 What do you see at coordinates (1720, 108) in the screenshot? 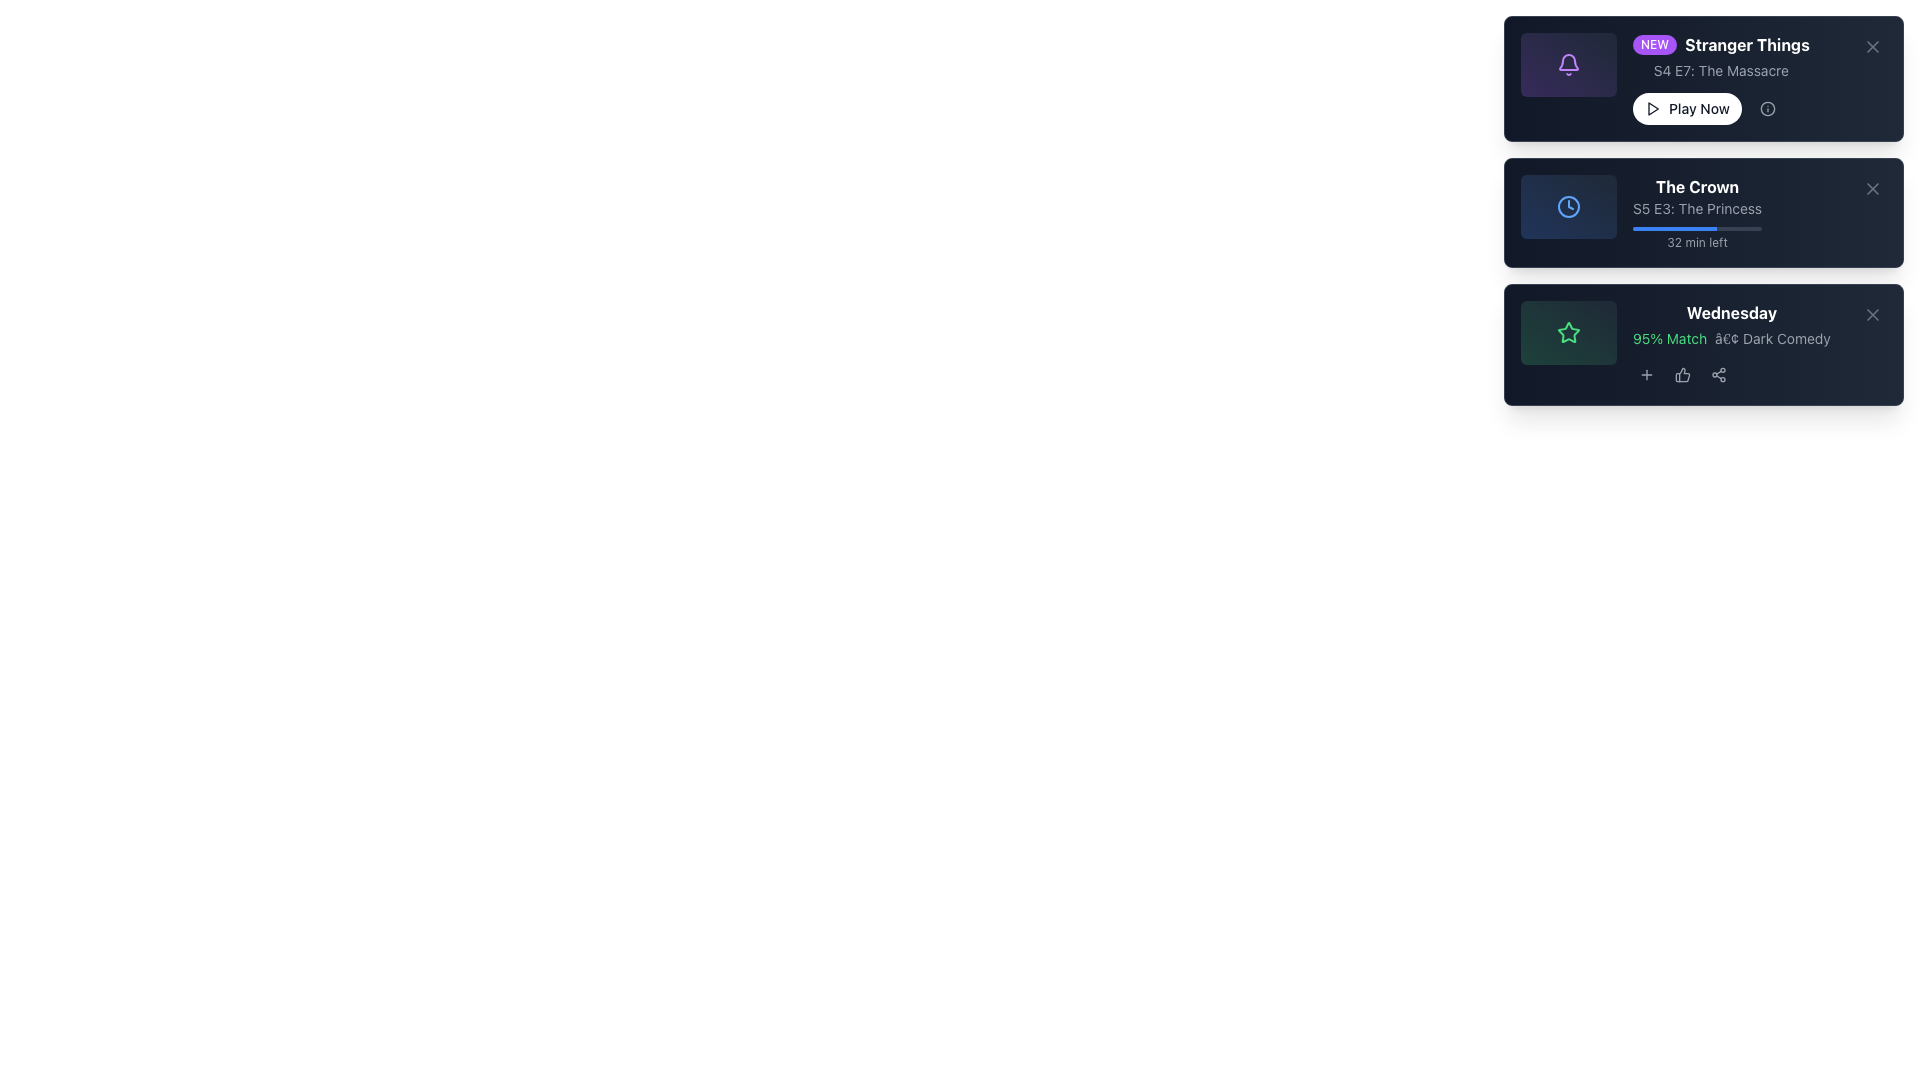
I see `the 'Play Now' button located within the 'Stranger Things' card to initiate playback` at bounding box center [1720, 108].